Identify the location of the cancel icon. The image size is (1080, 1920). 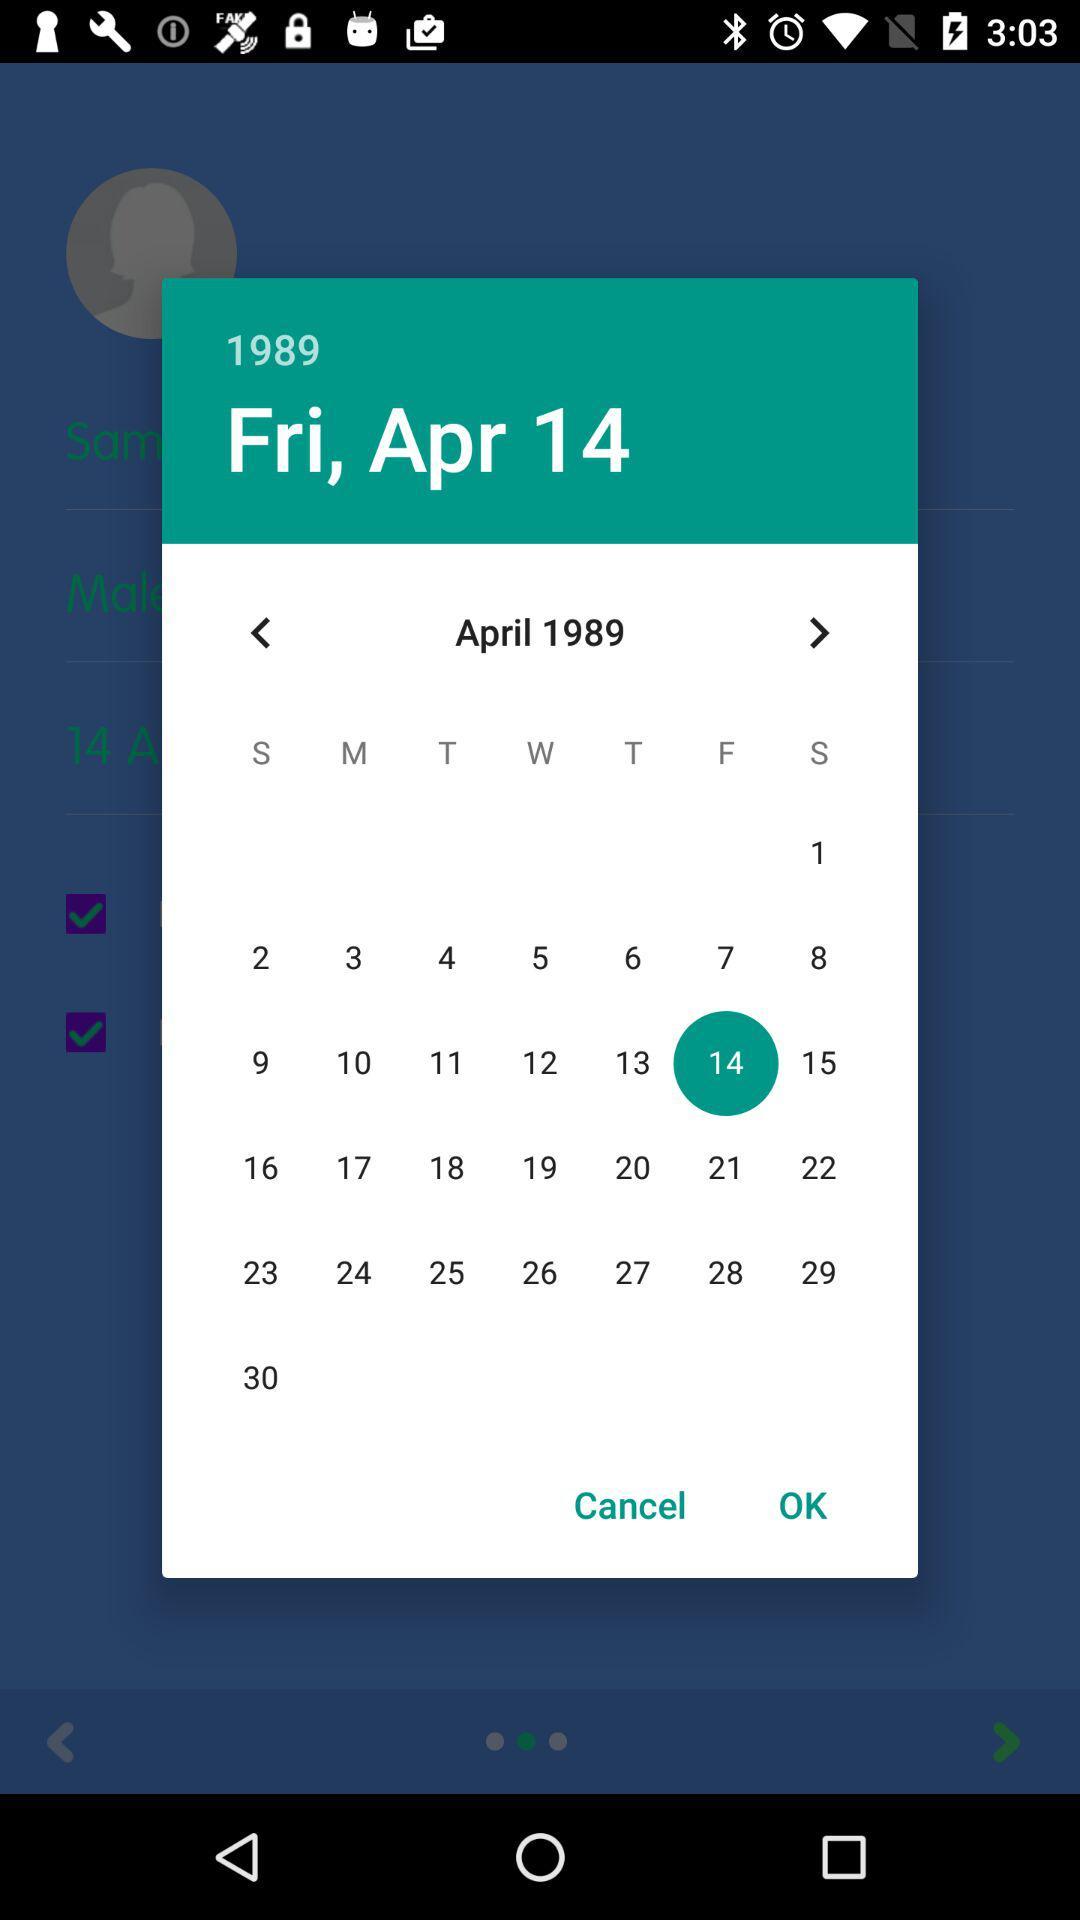
(630, 1504).